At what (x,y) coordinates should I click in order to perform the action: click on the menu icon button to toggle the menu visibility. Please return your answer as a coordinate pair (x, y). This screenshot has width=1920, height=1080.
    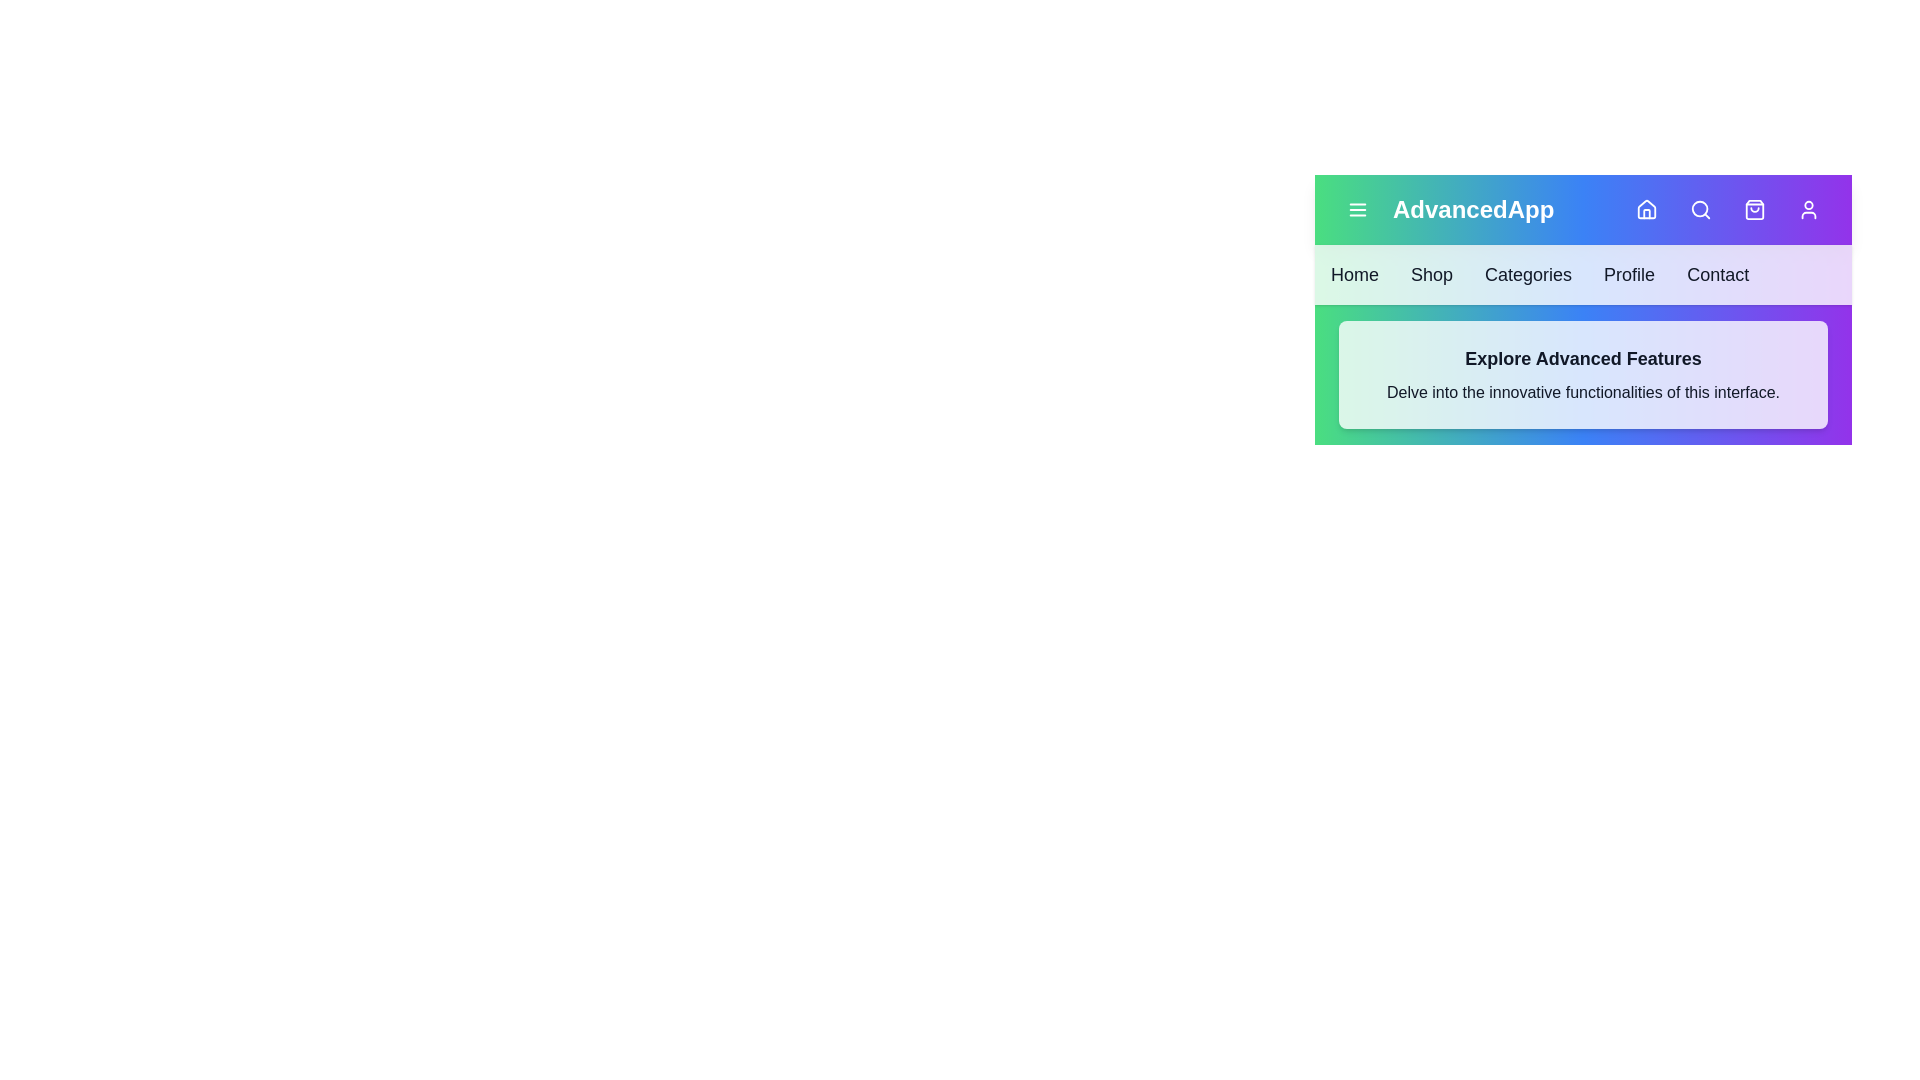
    Looking at the image, I should click on (1358, 209).